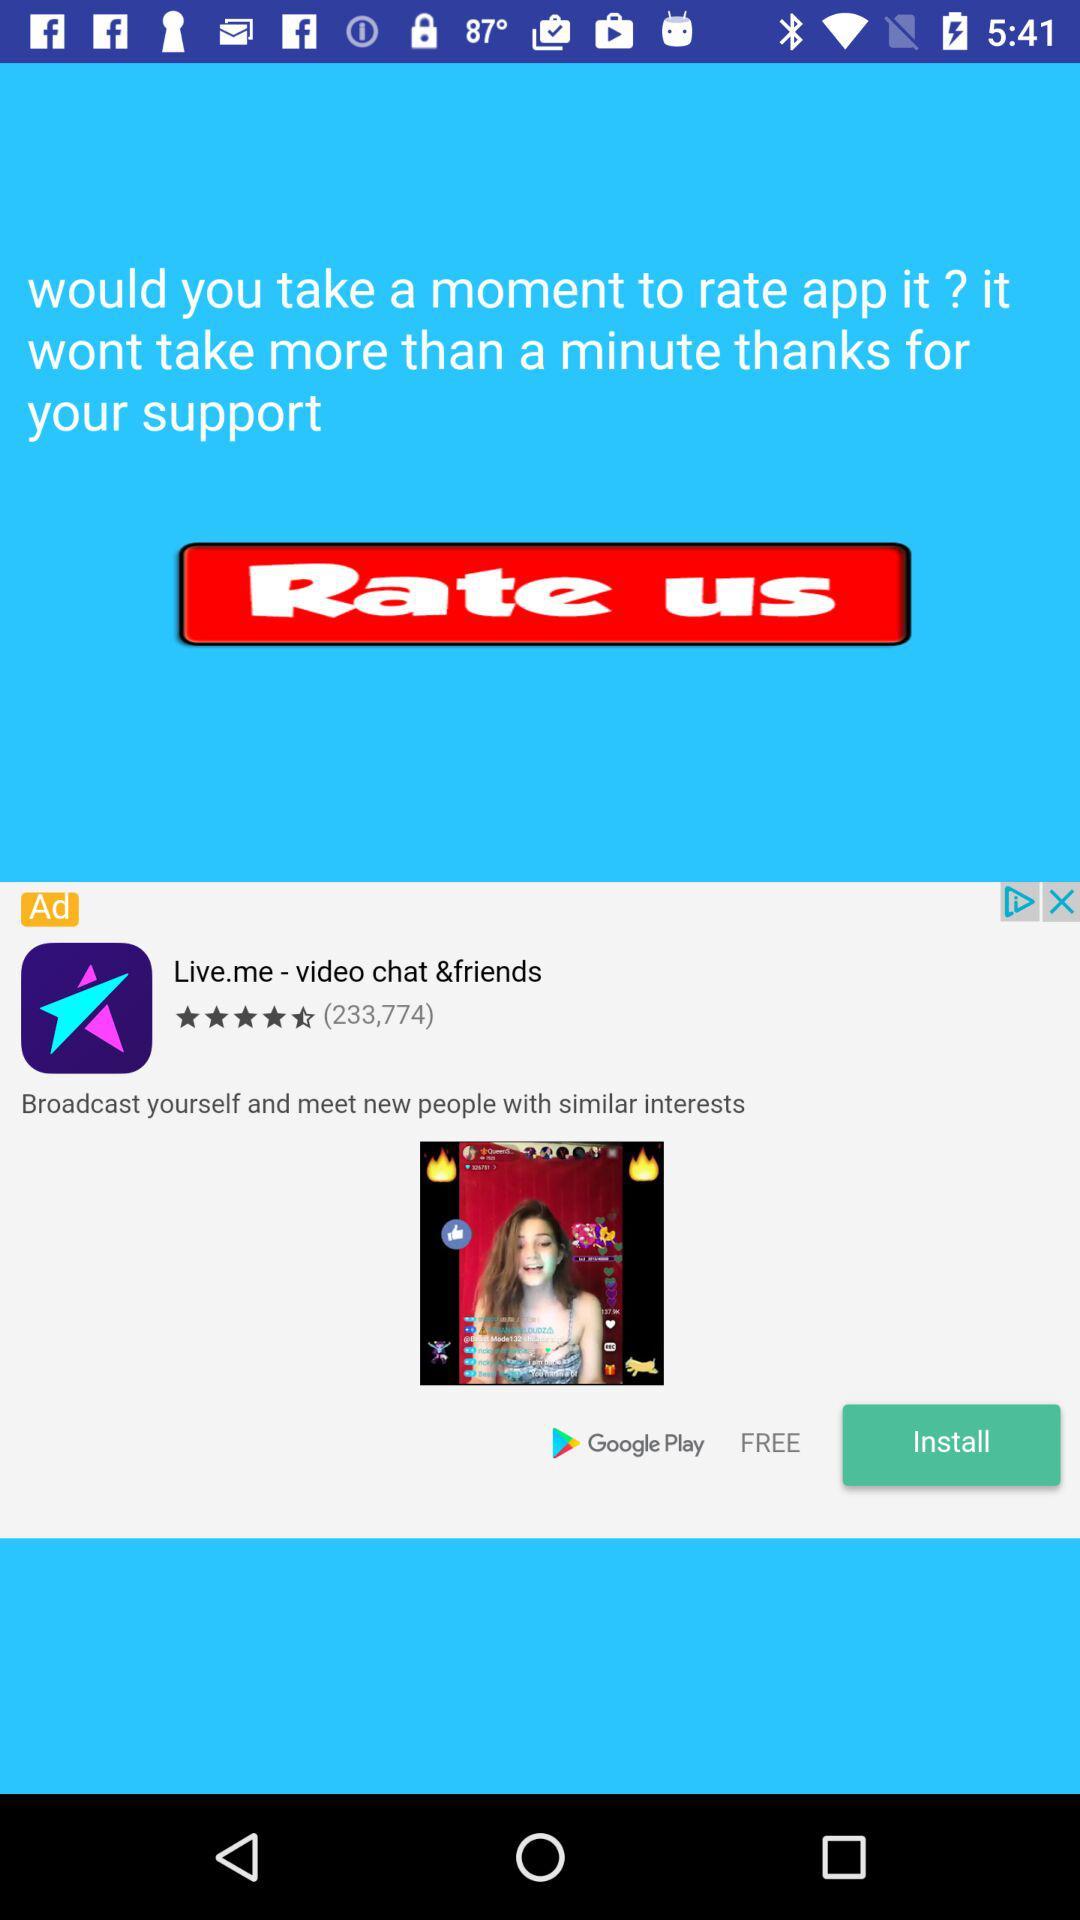 The height and width of the screenshot is (1920, 1080). Describe the element at coordinates (547, 592) in the screenshot. I see `rate button` at that location.